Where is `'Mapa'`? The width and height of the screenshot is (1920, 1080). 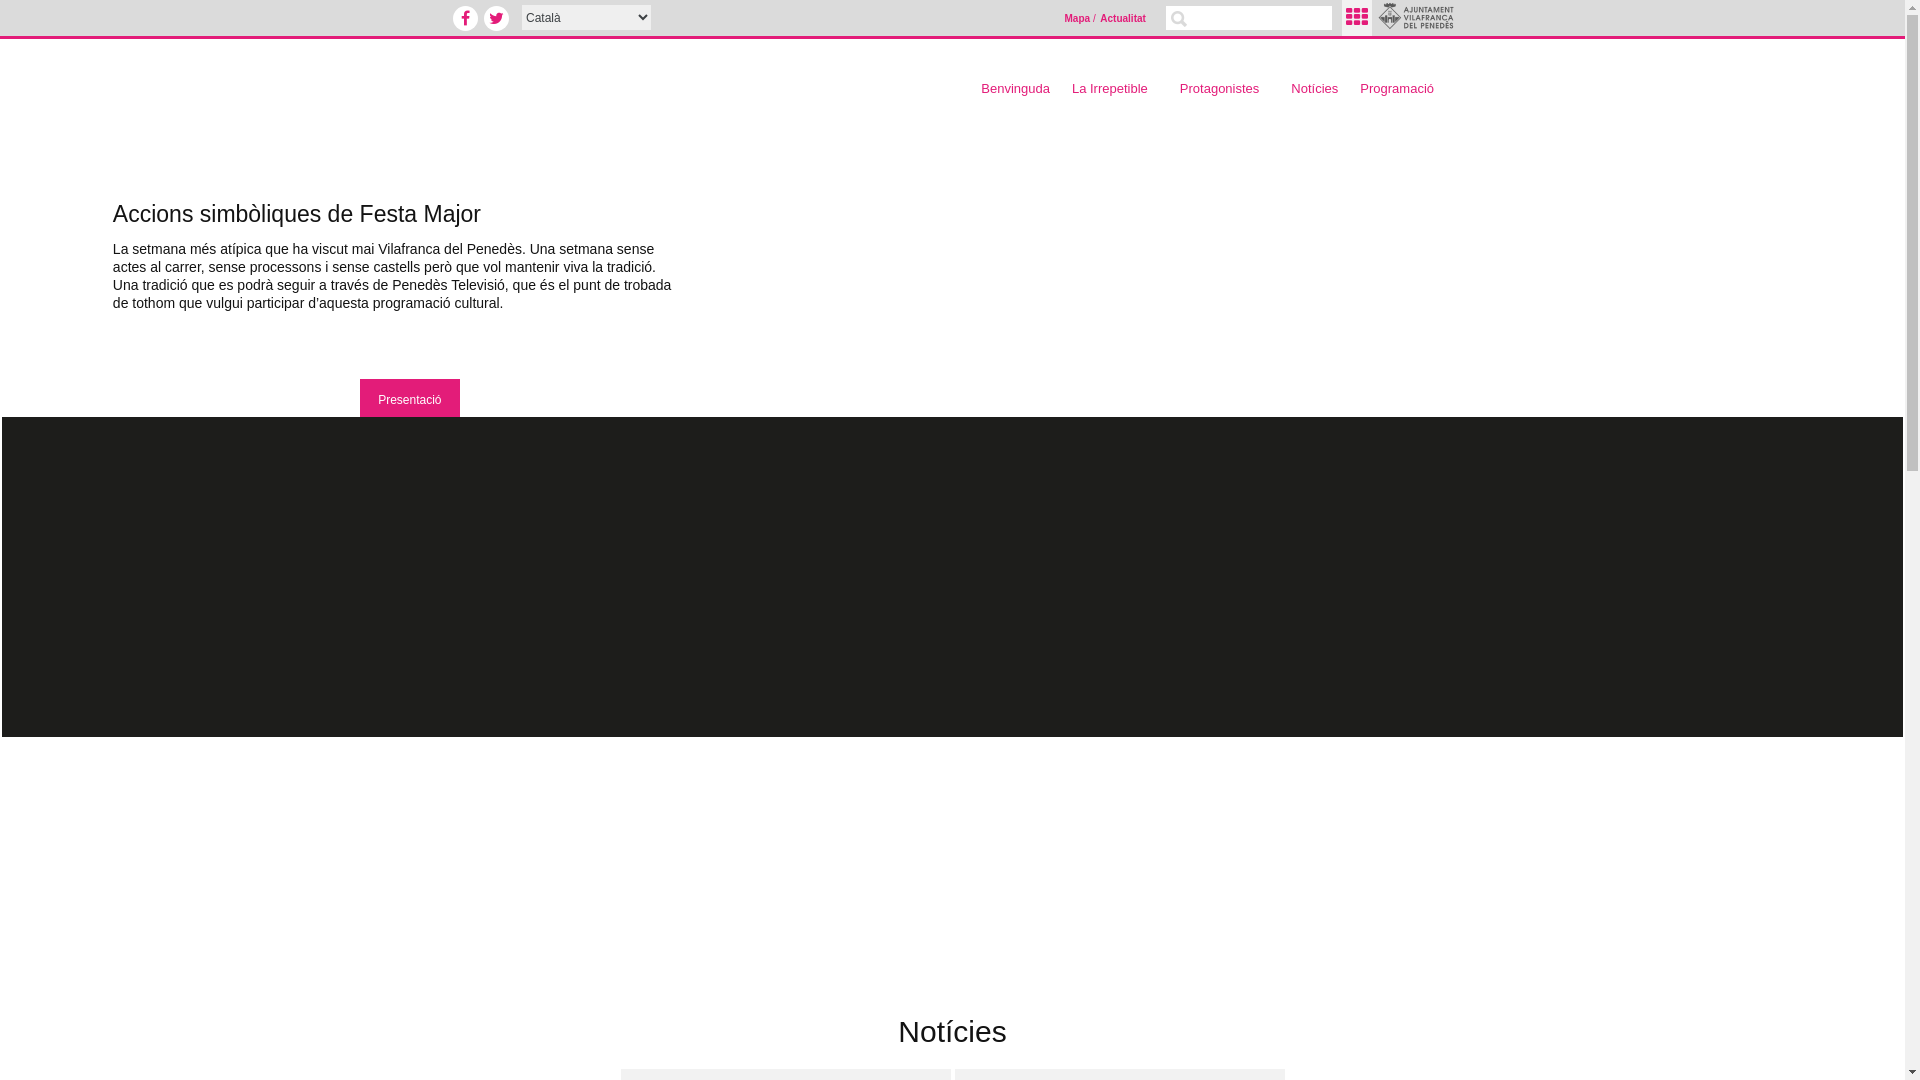
'Mapa' is located at coordinates (1063, 19).